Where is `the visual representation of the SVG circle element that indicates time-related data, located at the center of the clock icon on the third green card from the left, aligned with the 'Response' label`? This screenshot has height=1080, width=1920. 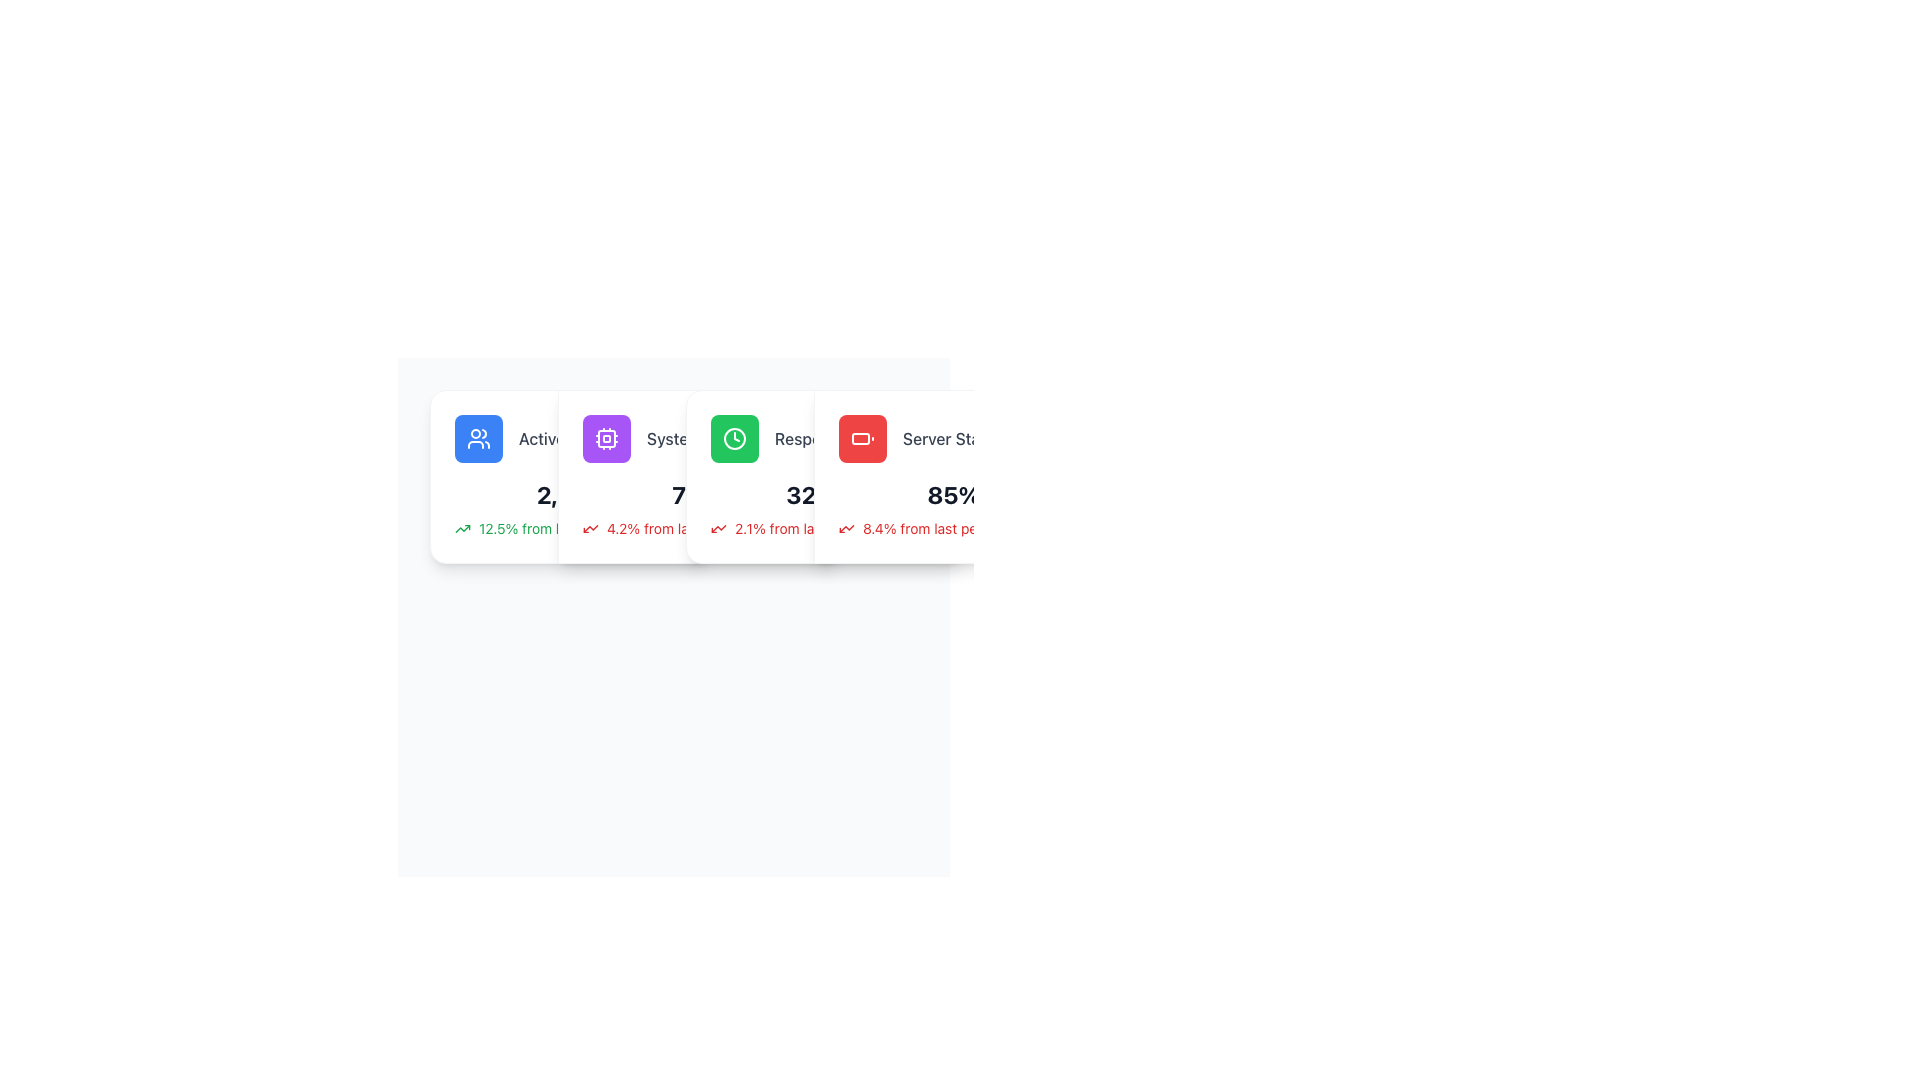
the visual representation of the SVG circle element that indicates time-related data, located at the center of the clock icon on the third green card from the left, aligned with the 'Response' label is located at coordinates (733, 438).